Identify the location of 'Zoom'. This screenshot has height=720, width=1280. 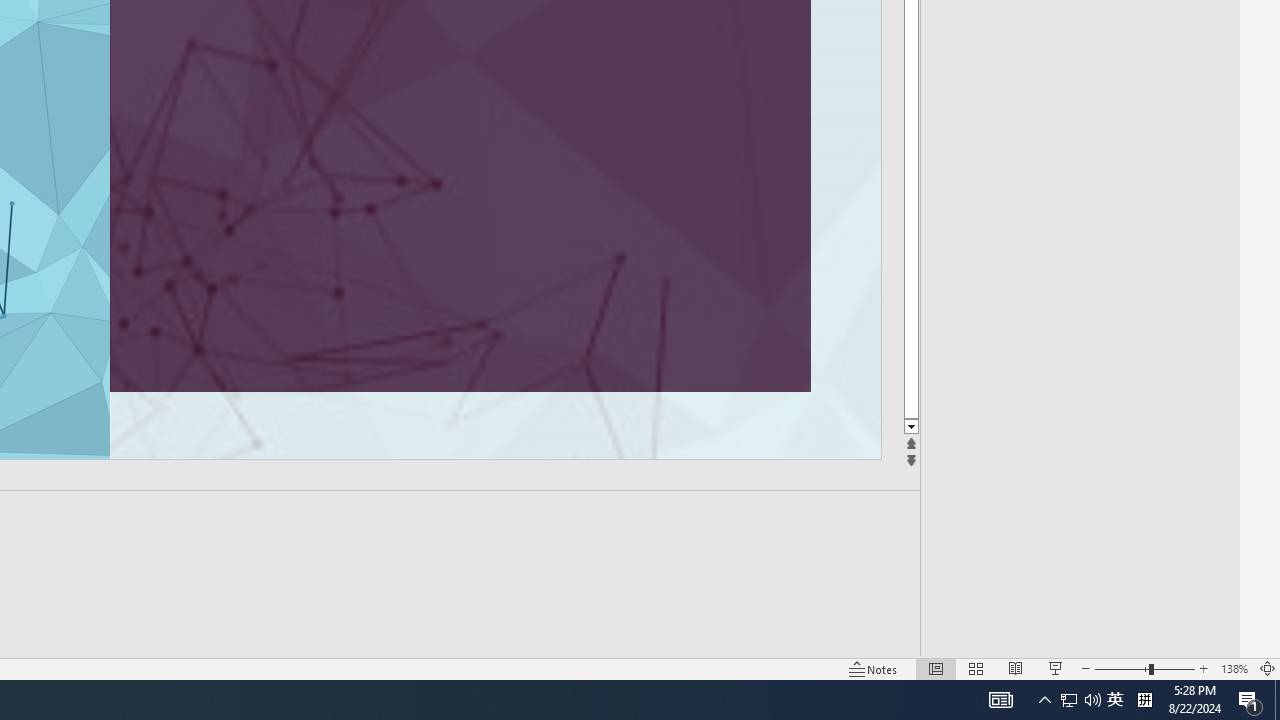
(1144, 669).